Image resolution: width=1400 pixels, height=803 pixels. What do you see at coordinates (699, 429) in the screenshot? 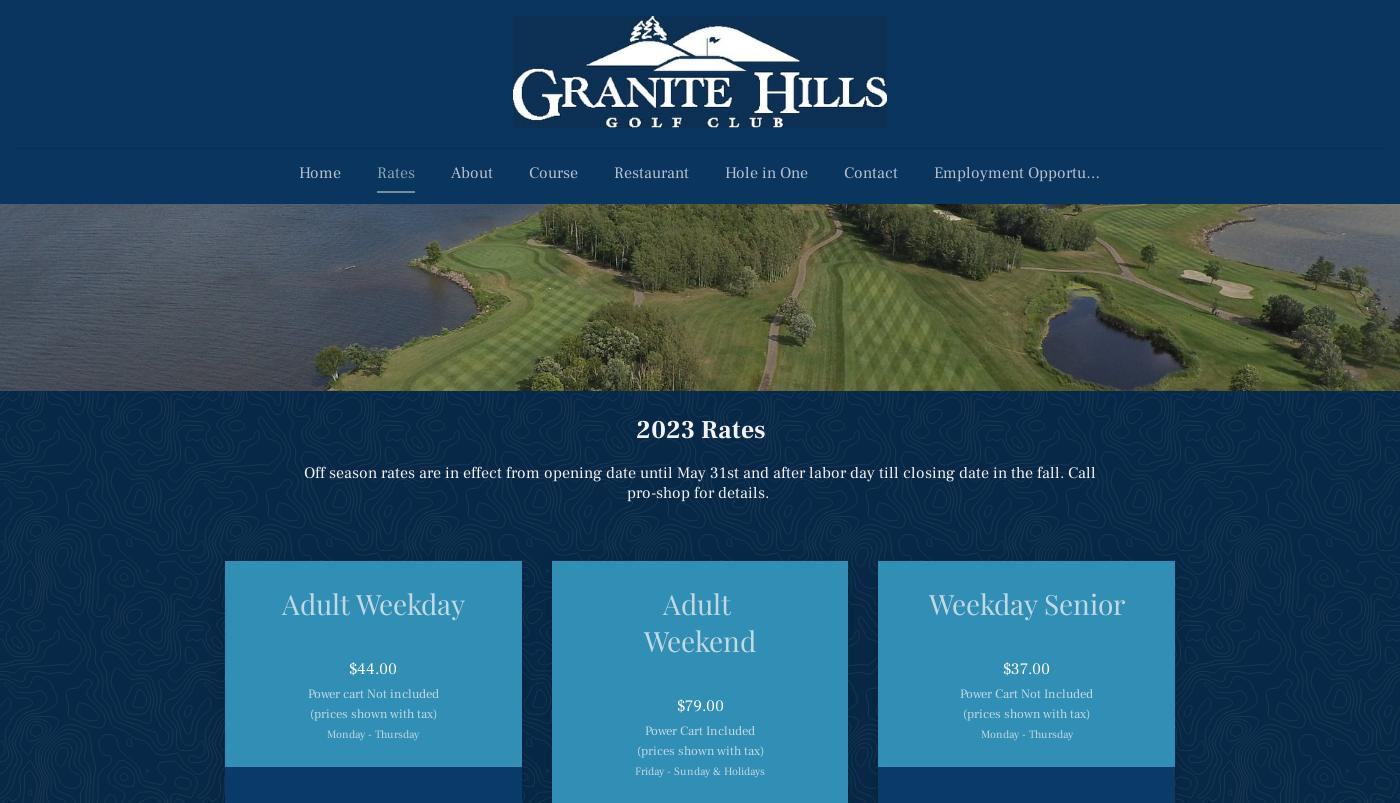
I see `'2023 Rates'` at bounding box center [699, 429].